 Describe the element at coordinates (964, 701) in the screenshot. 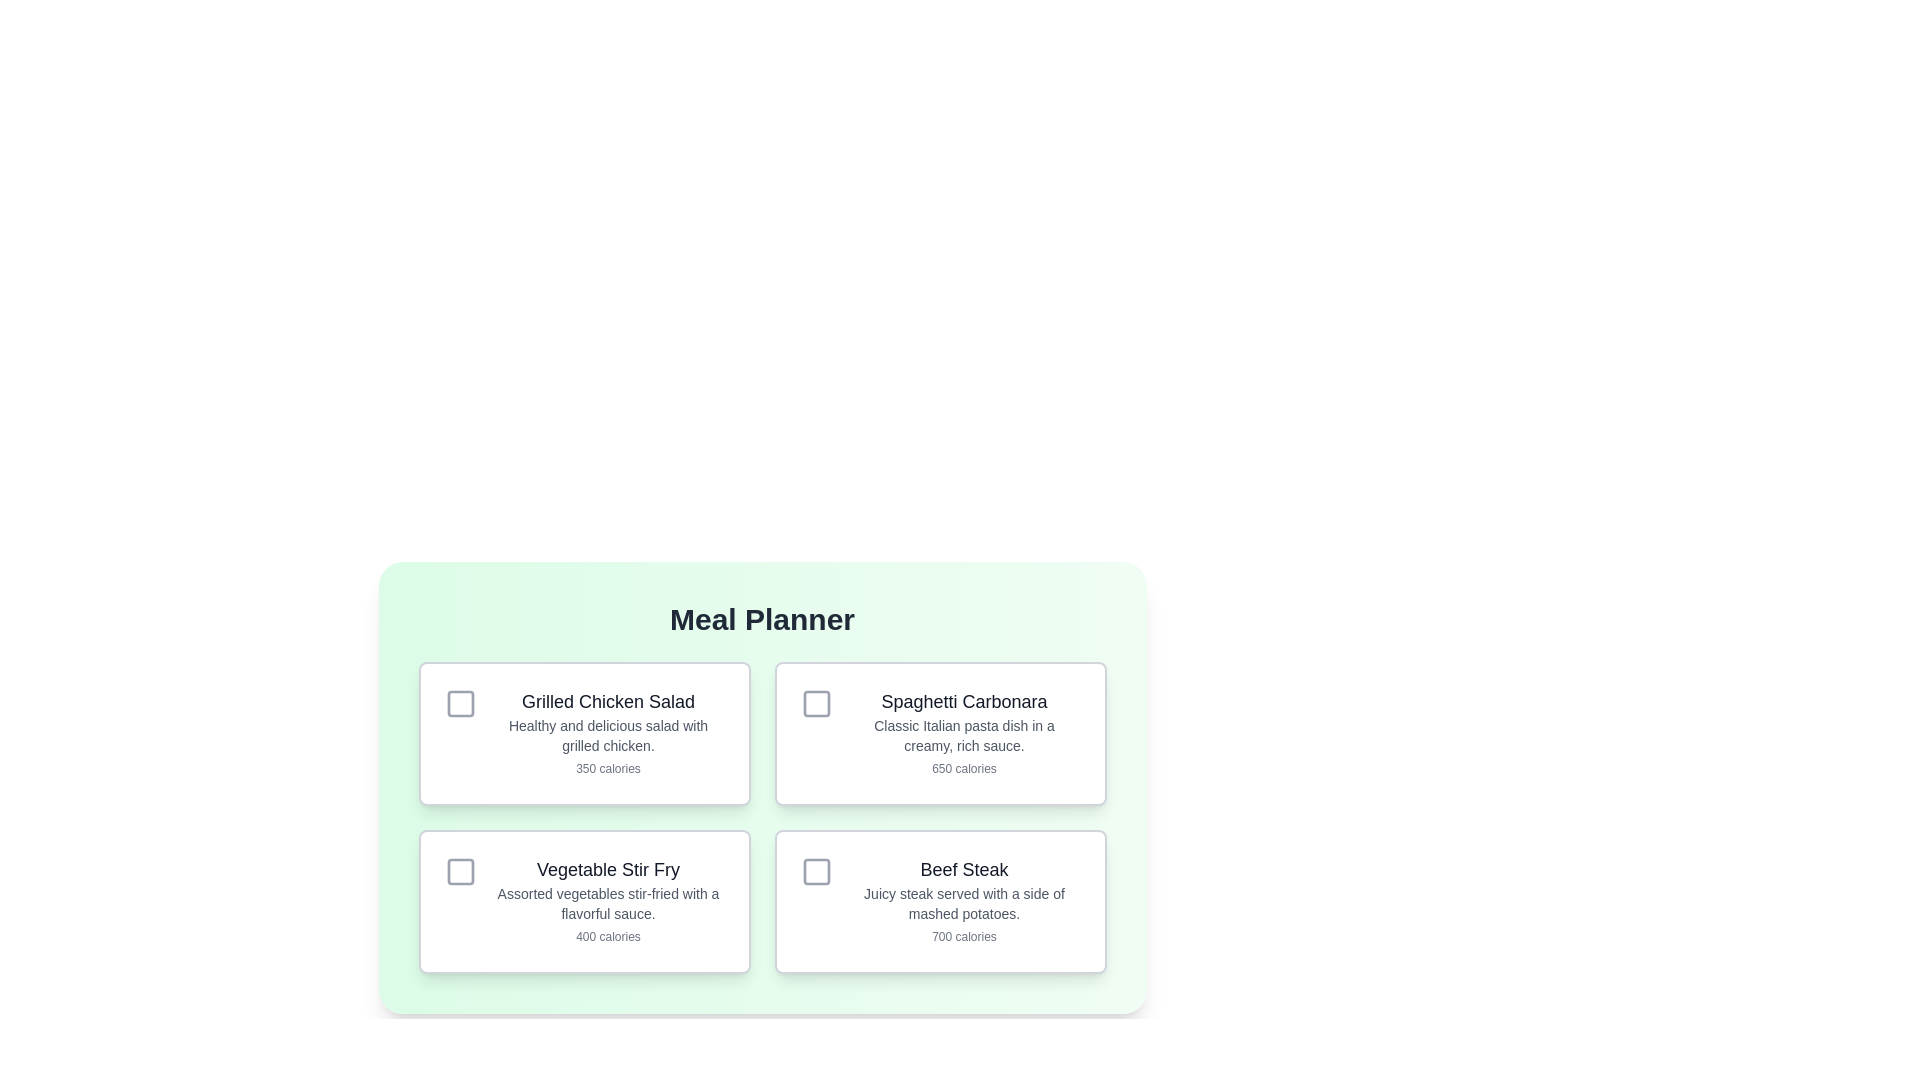

I see `the text label identifying the dish 'Spaghetti Carbonara' in the meal planner interface, located in the top-right section of the card layout` at that location.